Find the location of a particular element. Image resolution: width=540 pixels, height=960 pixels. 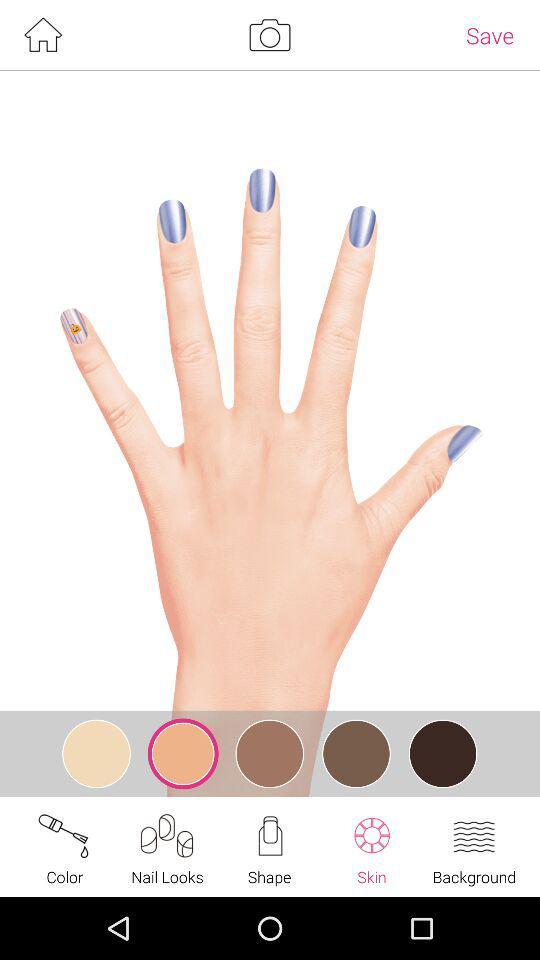

the photo icon is located at coordinates (269, 36).